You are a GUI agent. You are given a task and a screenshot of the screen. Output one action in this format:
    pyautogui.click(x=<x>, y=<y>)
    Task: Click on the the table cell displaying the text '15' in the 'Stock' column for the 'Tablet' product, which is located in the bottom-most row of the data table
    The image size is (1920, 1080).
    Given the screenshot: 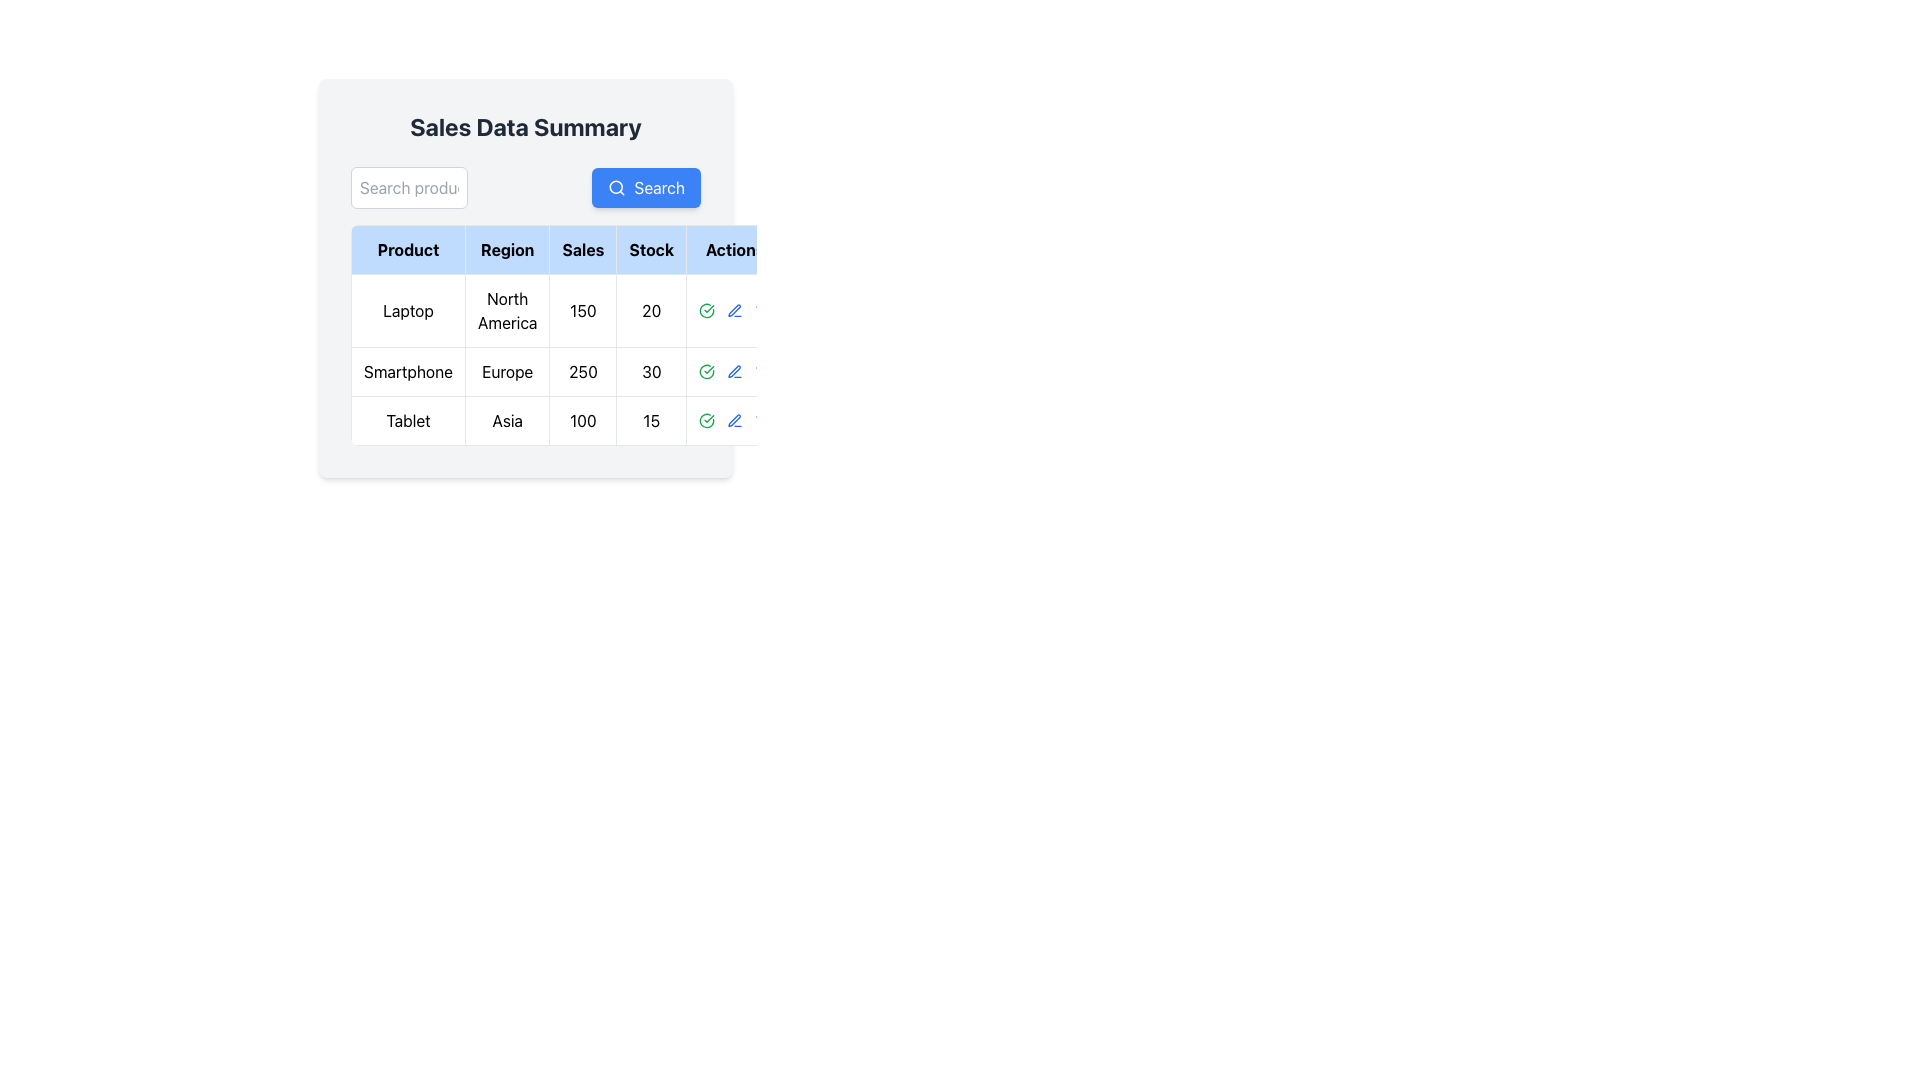 What is the action you would take?
    pyautogui.click(x=651, y=419)
    